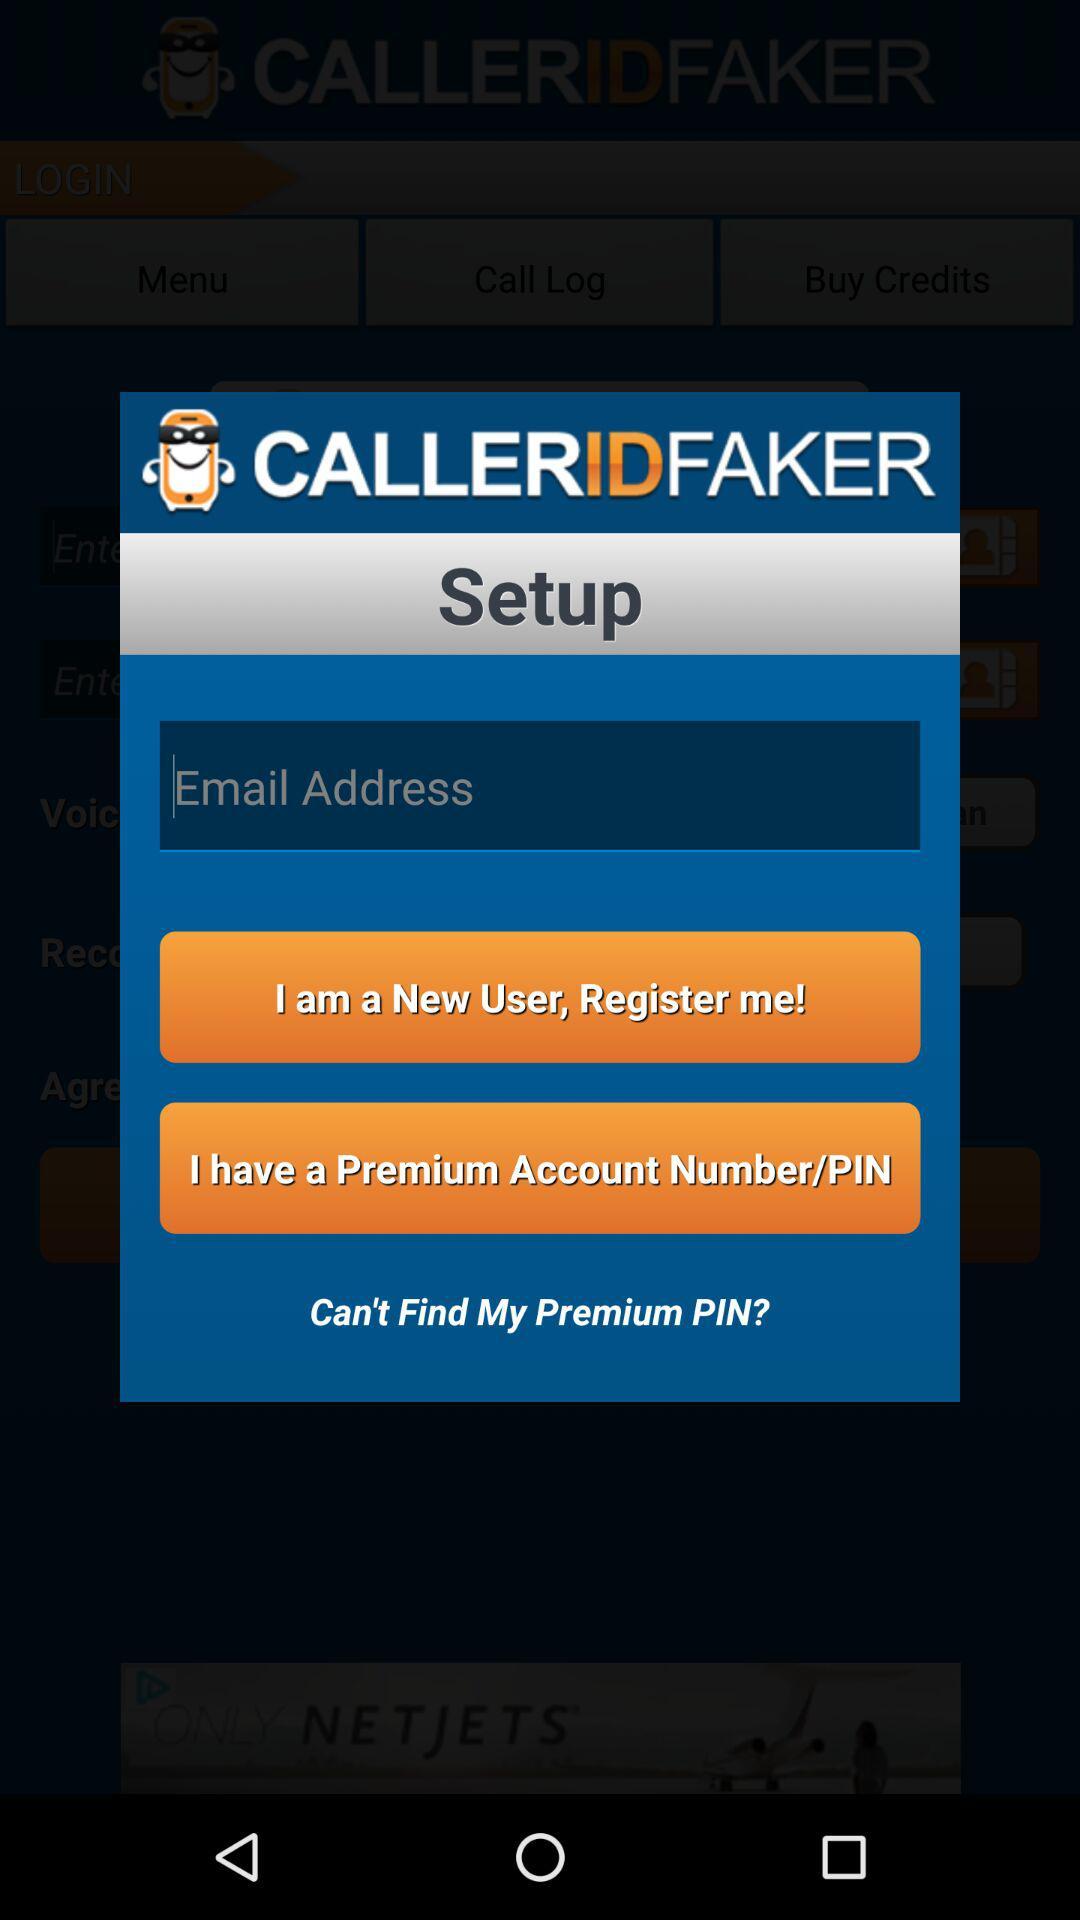 The width and height of the screenshot is (1080, 1920). What do you see at coordinates (538, 1297) in the screenshot?
I see `can t find app` at bounding box center [538, 1297].